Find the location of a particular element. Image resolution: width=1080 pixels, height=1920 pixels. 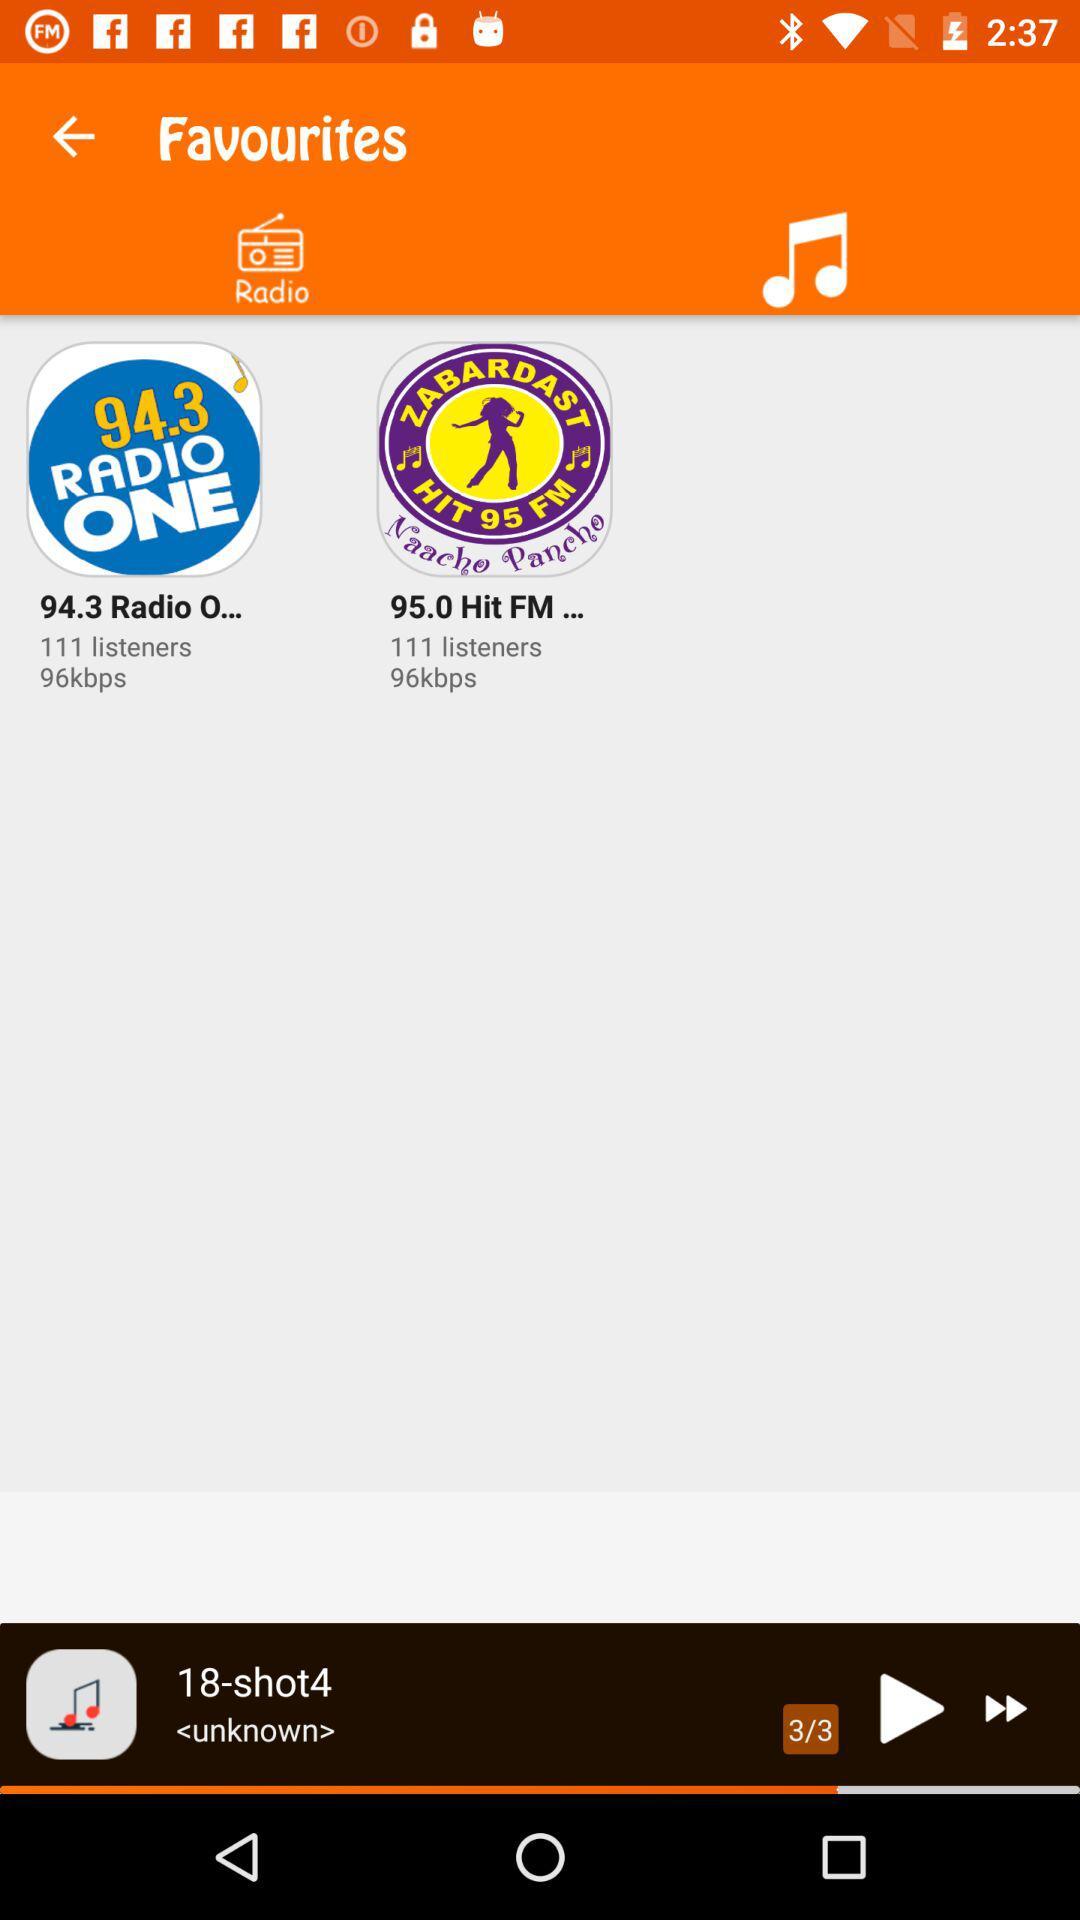

skip button is located at coordinates (1006, 1707).